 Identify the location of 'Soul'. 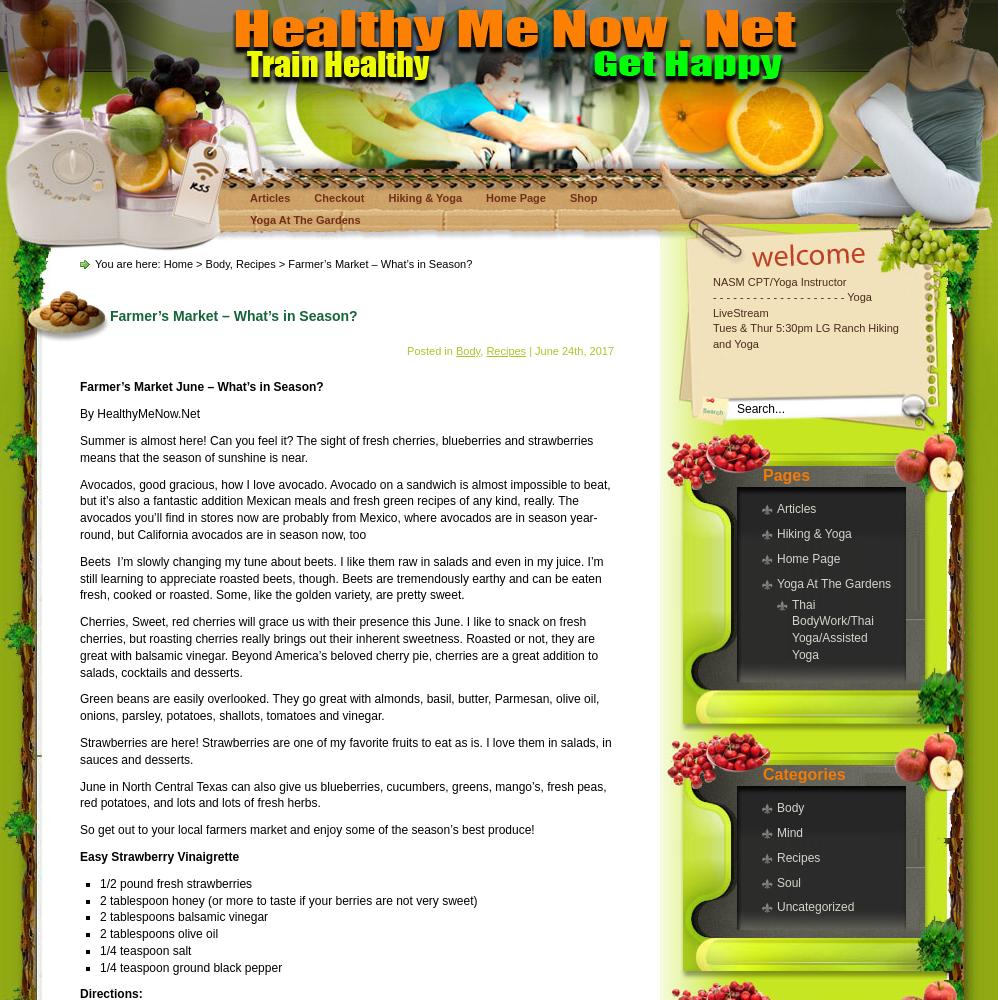
(788, 882).